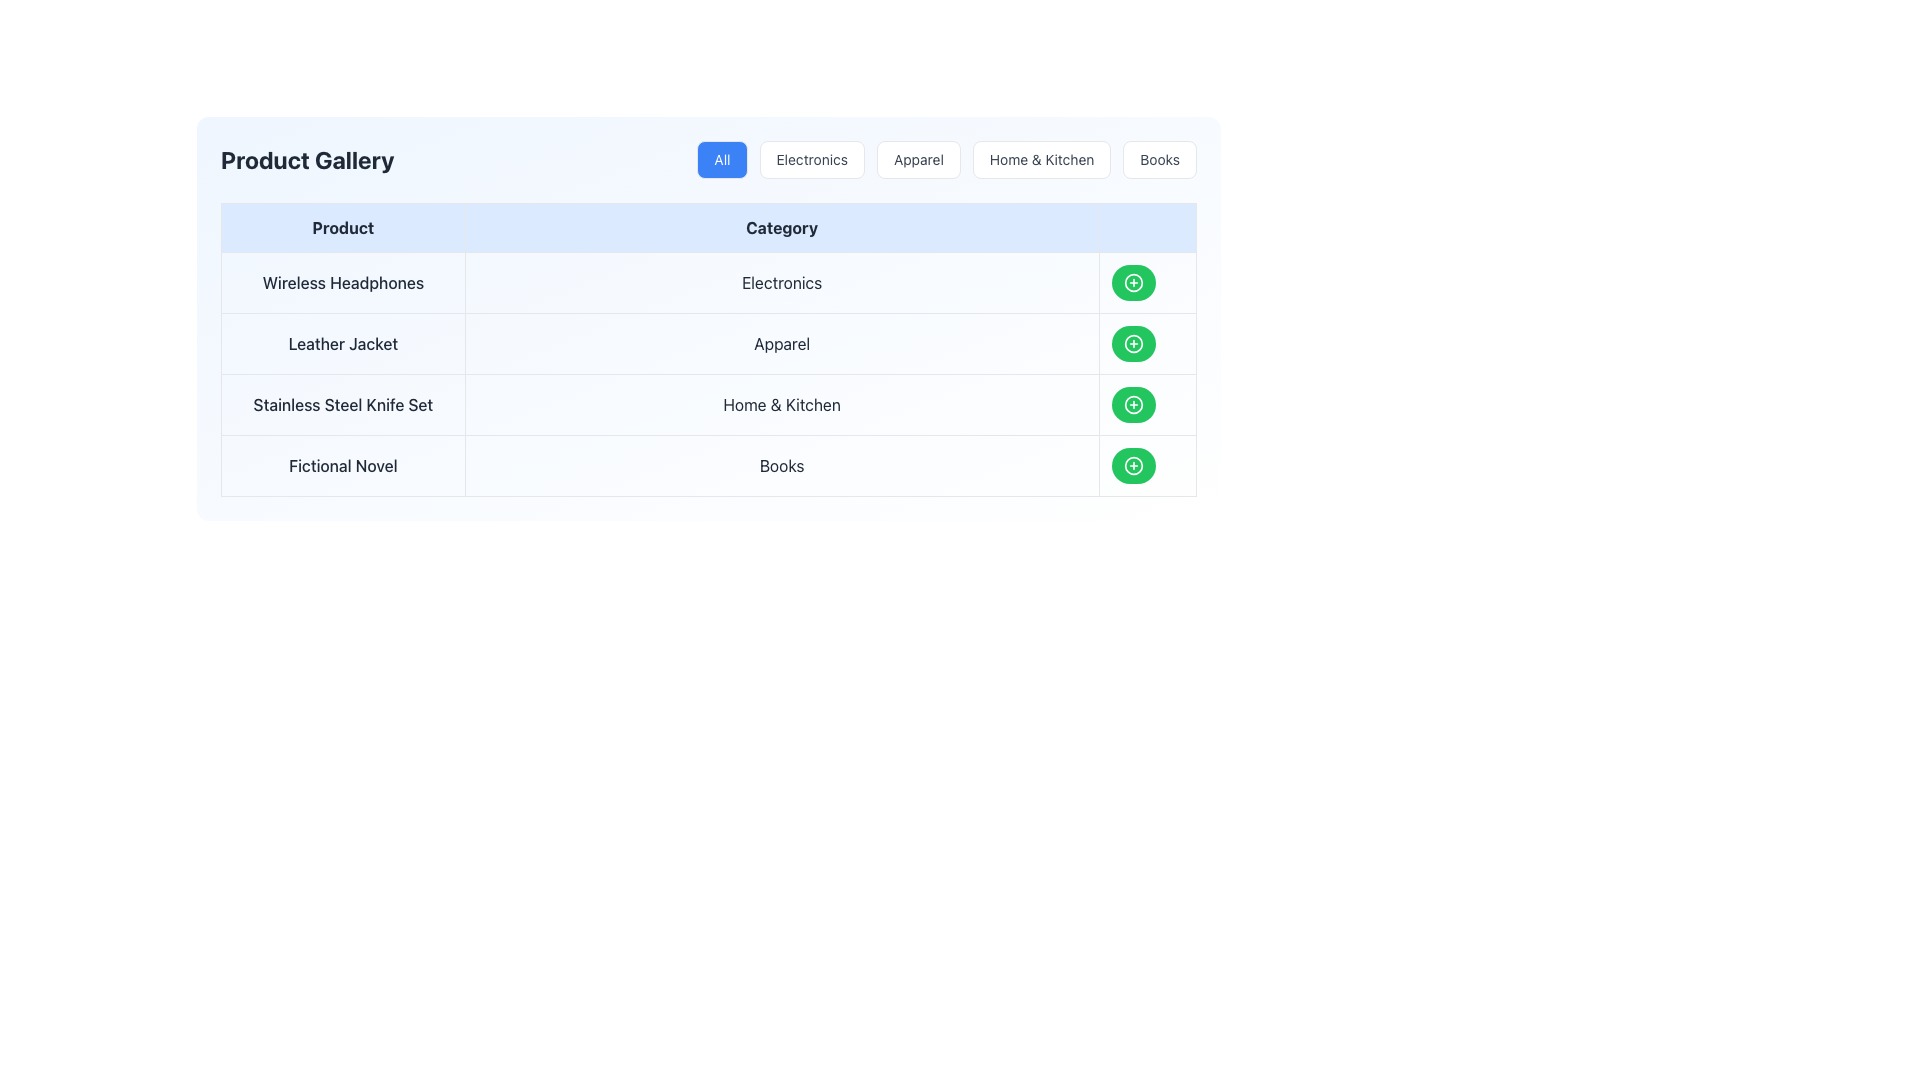 The image size is (1920, 1080). Describe the element at coordinates (343, 466) in the screenshot. I see `the static text label displaying the product name 'Fictional Novel', which is the leftmost section of the last visible row in a table layout` at that location.